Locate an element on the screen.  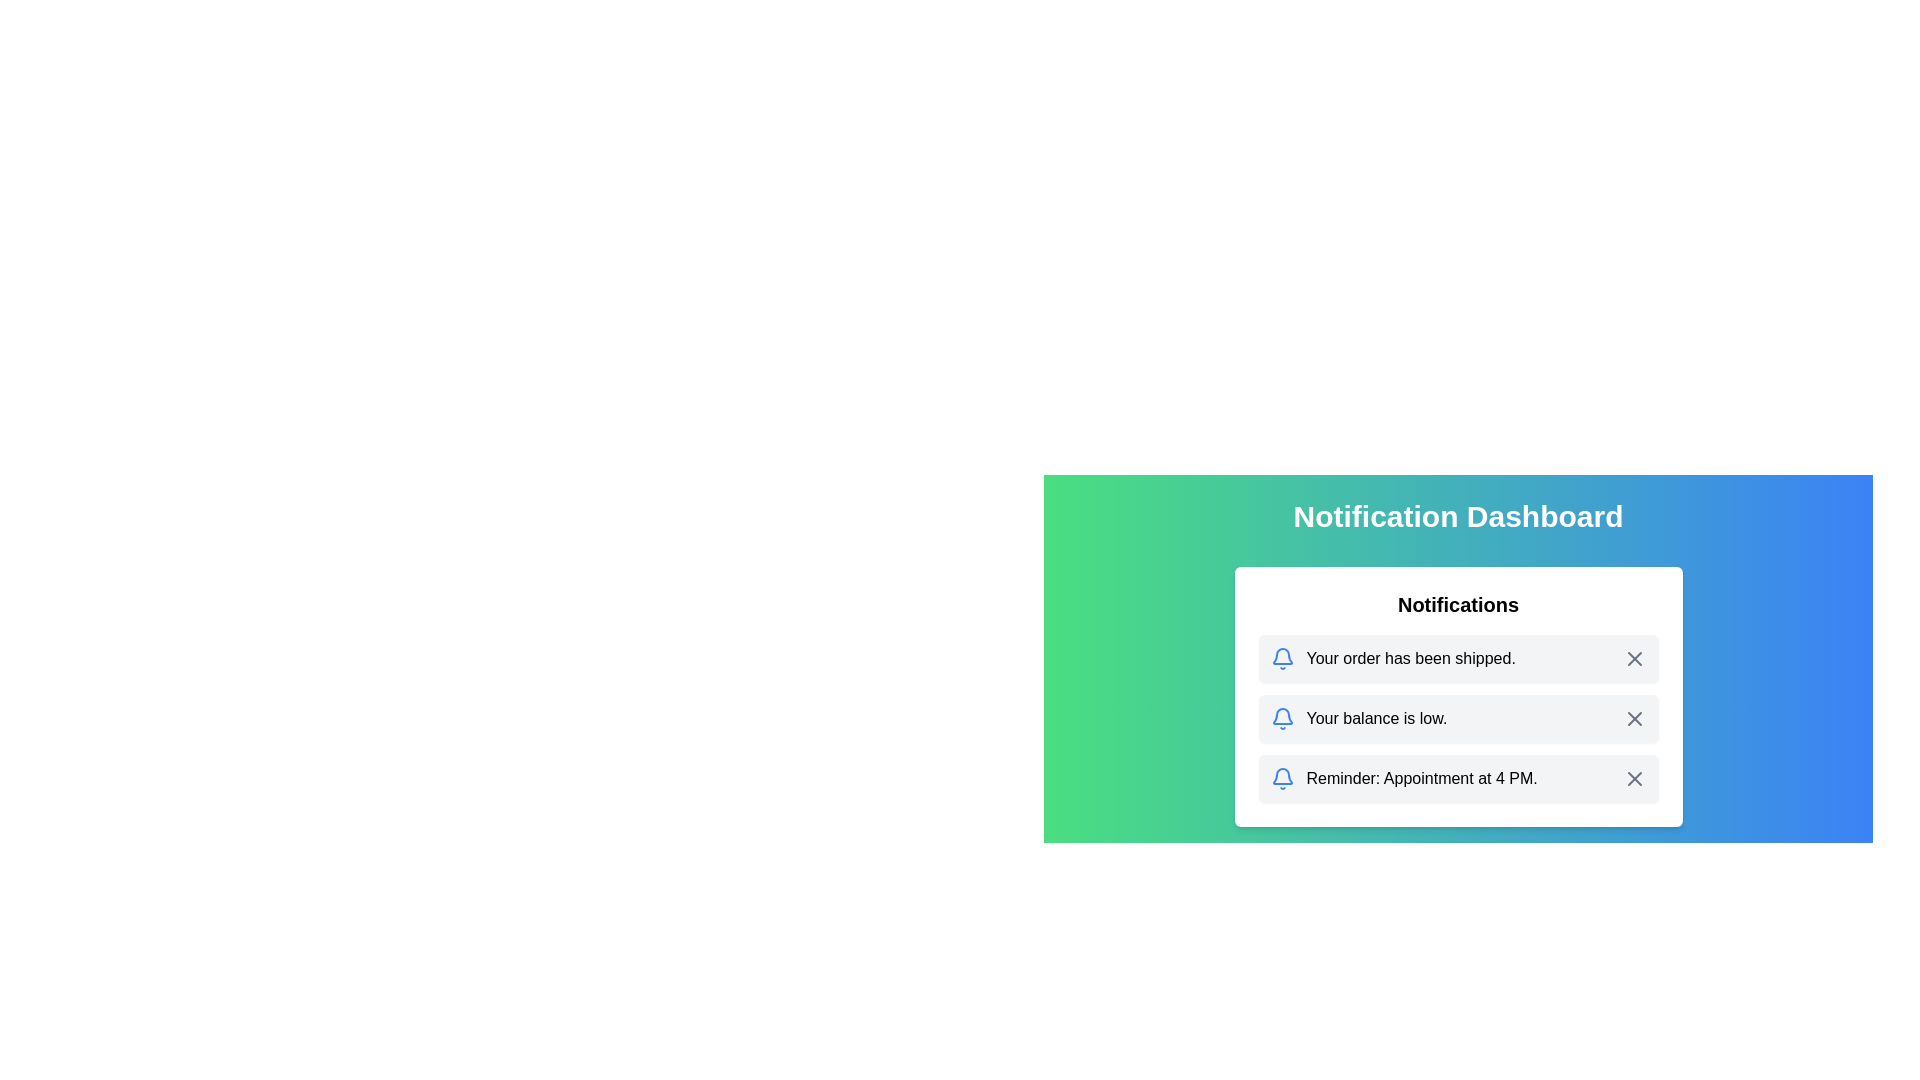
the SVG bell icon outlined in blue, which symbolizes notifications, located to the left of the text 'Your order has been shipped.' is located at coordinates (1282, 659).